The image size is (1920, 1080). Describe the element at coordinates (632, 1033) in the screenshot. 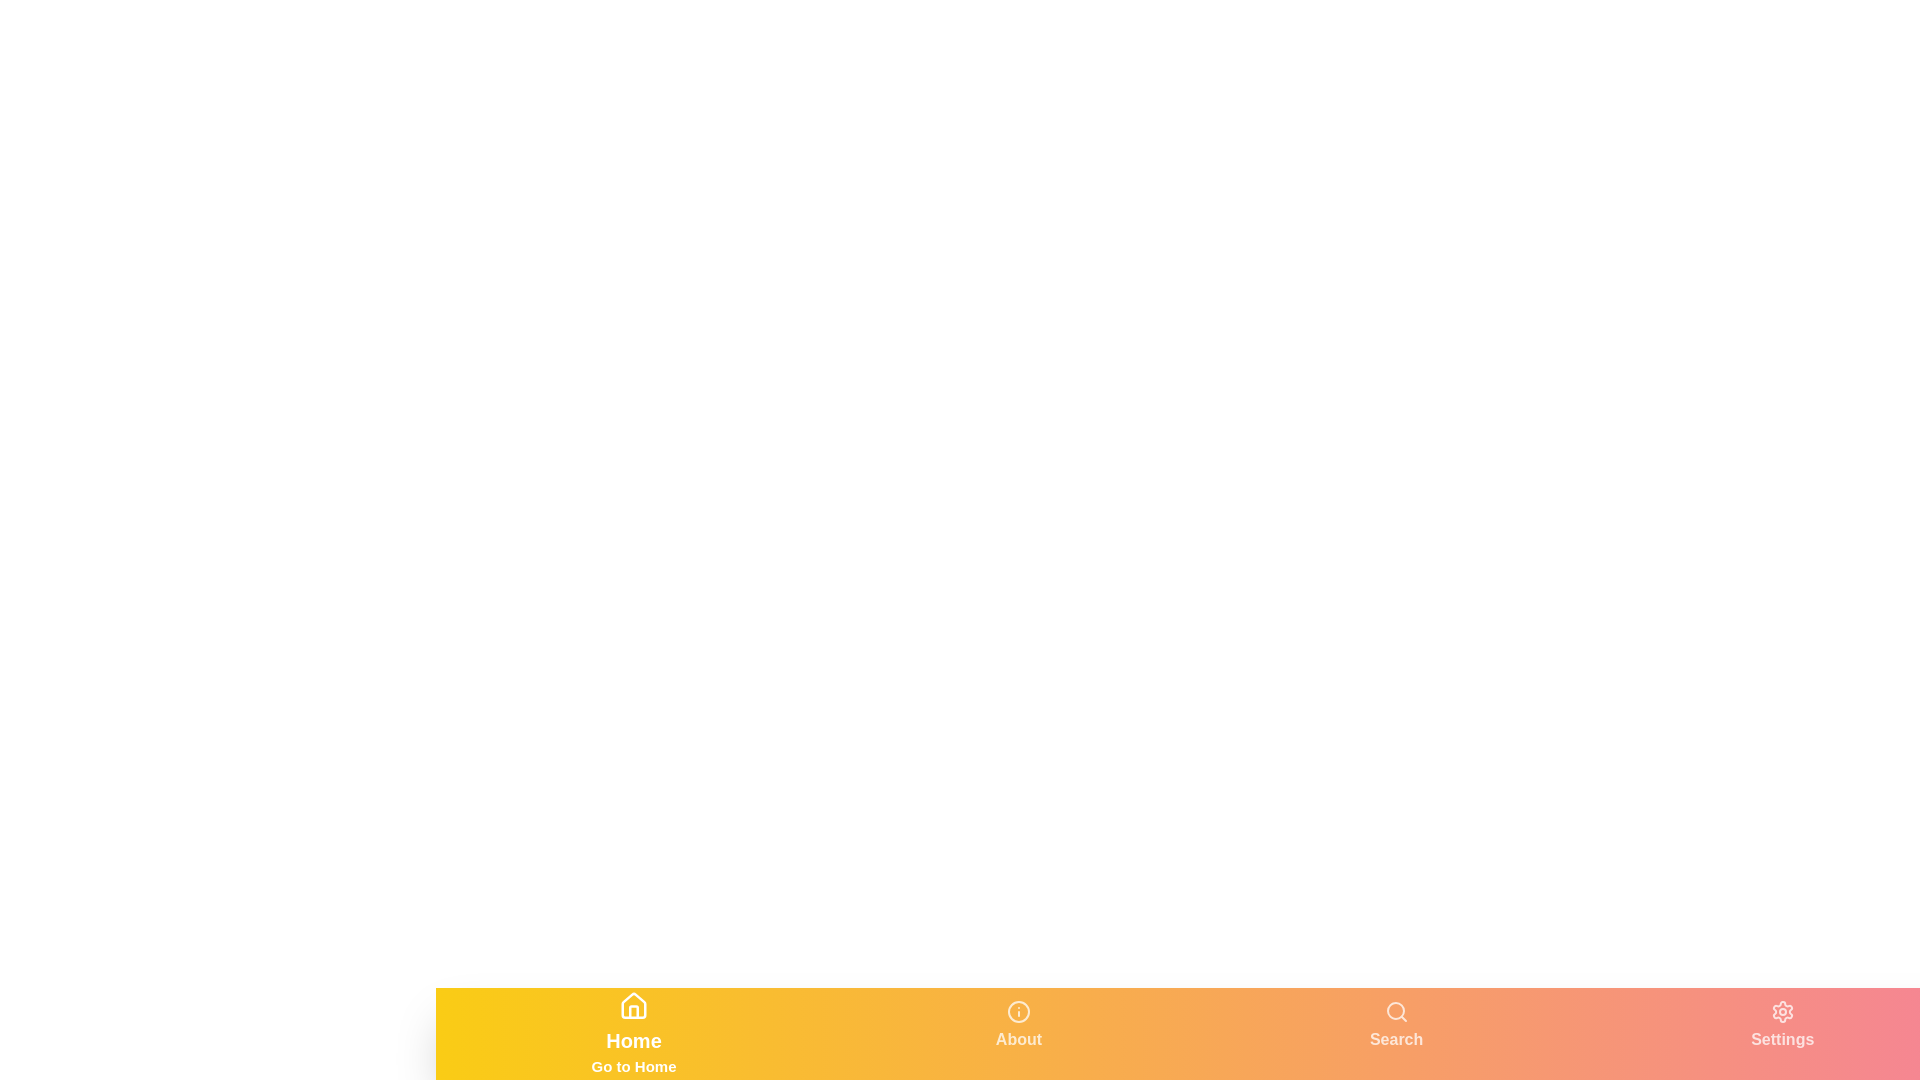

I see `the tab labeled Home to switch to that tab` at that location.